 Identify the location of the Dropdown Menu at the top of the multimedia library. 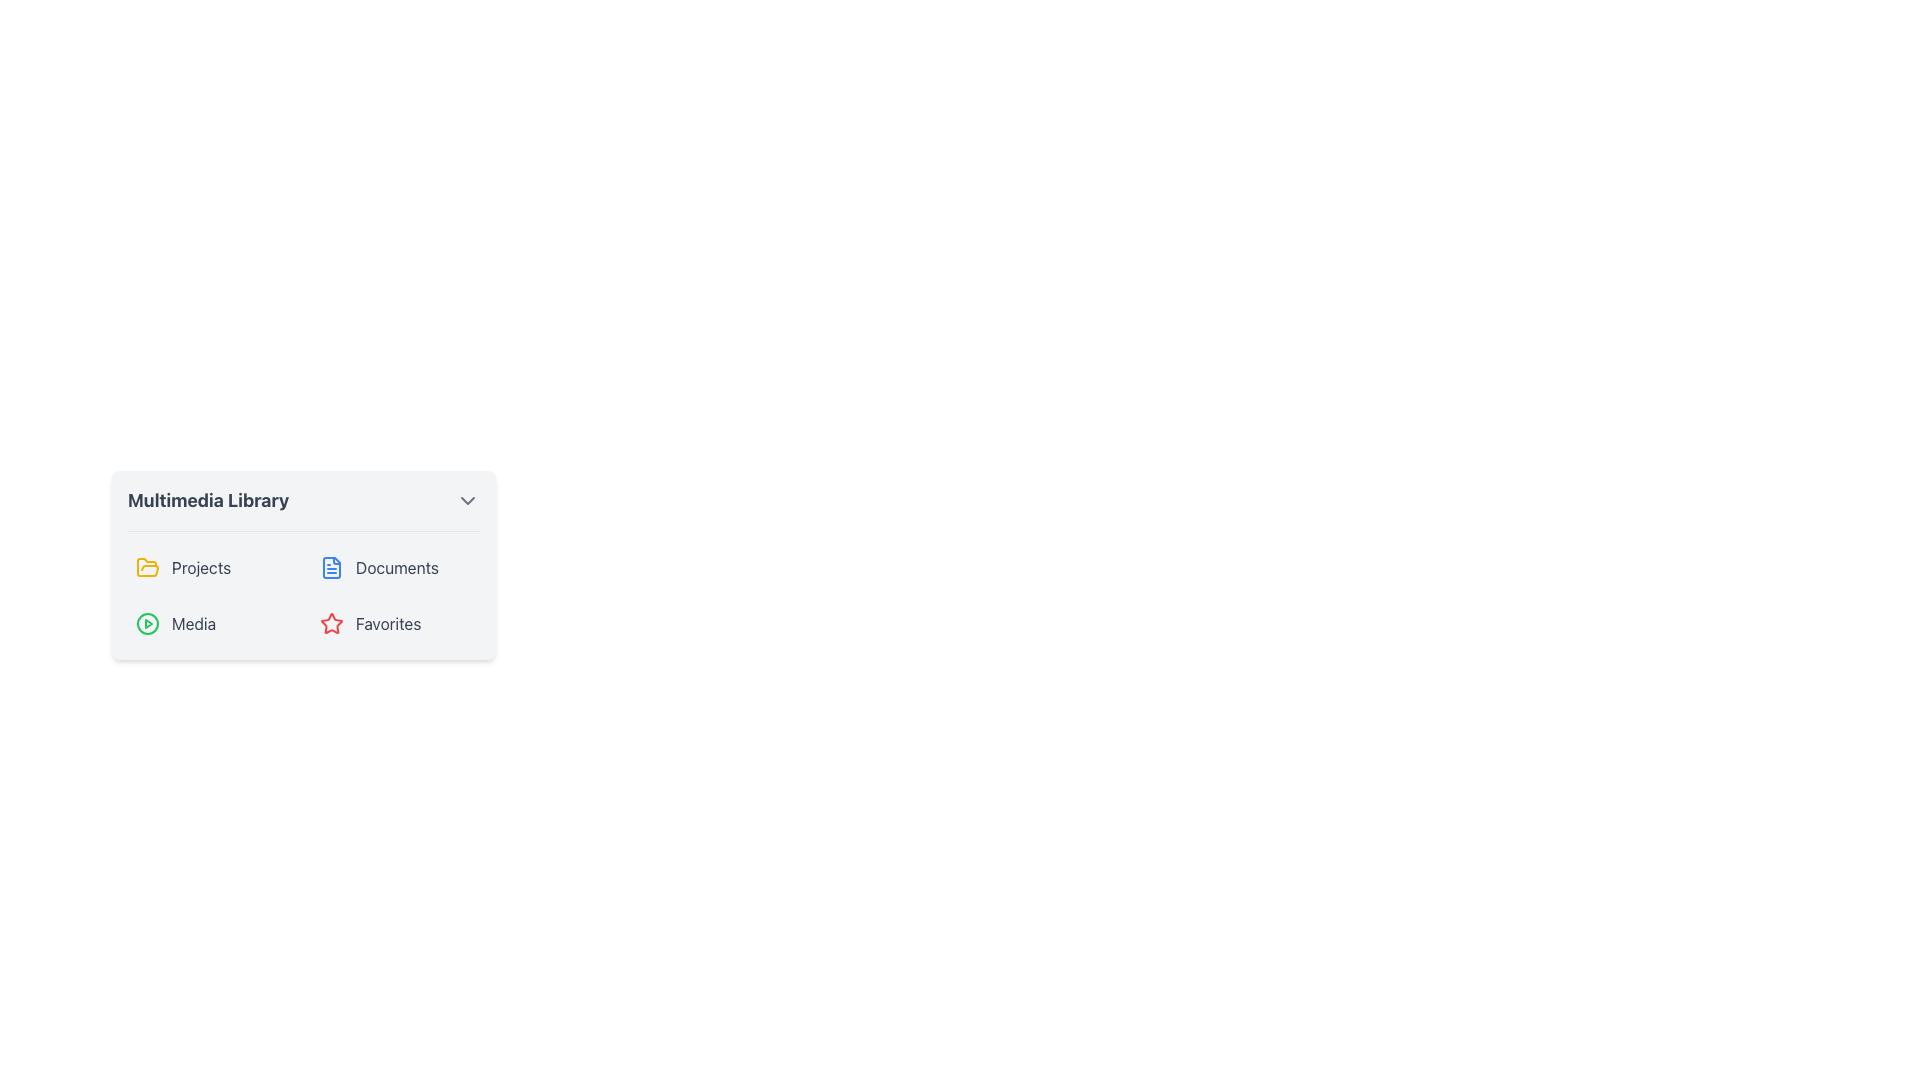
(302, 500).